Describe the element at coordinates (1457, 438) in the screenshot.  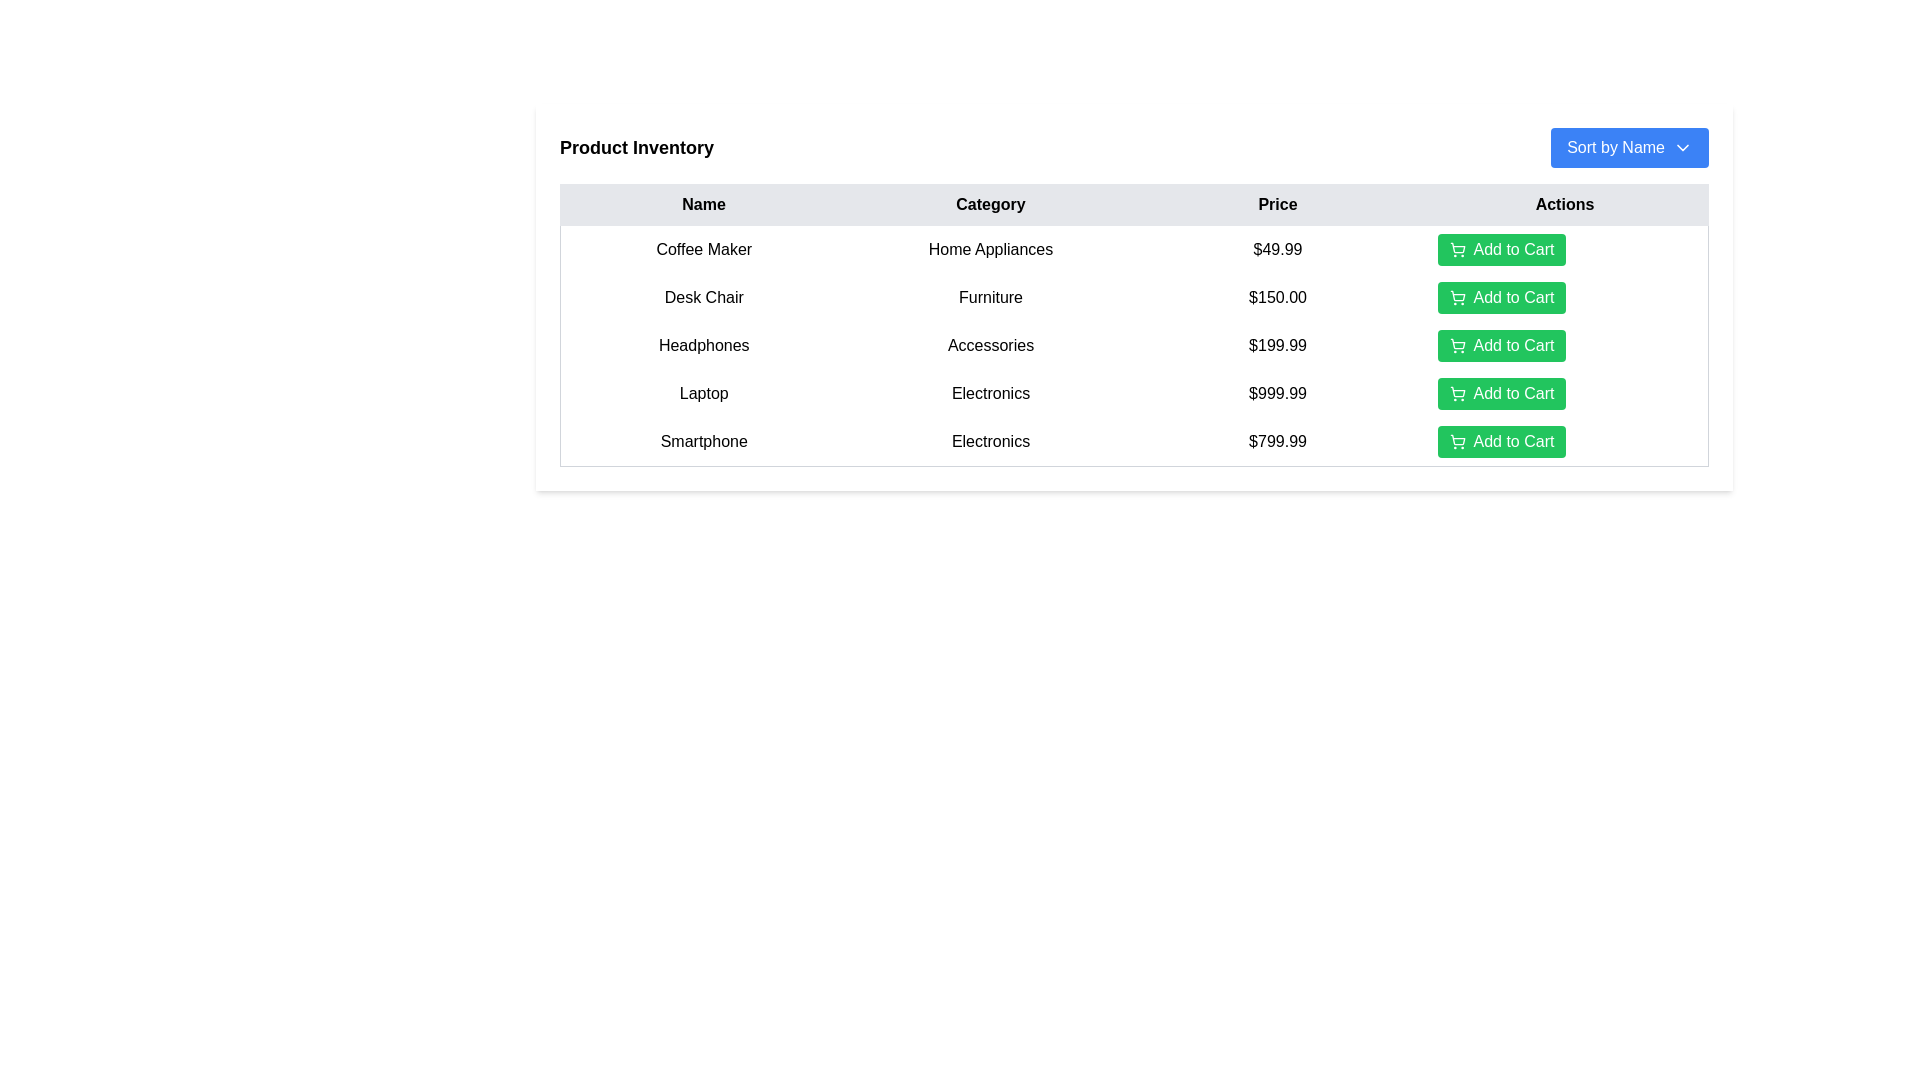
I see `the visual representation of the 'Add to Cart' icon located in the last column under the 'Actions' header for the 'Smartphone' item` at that location.